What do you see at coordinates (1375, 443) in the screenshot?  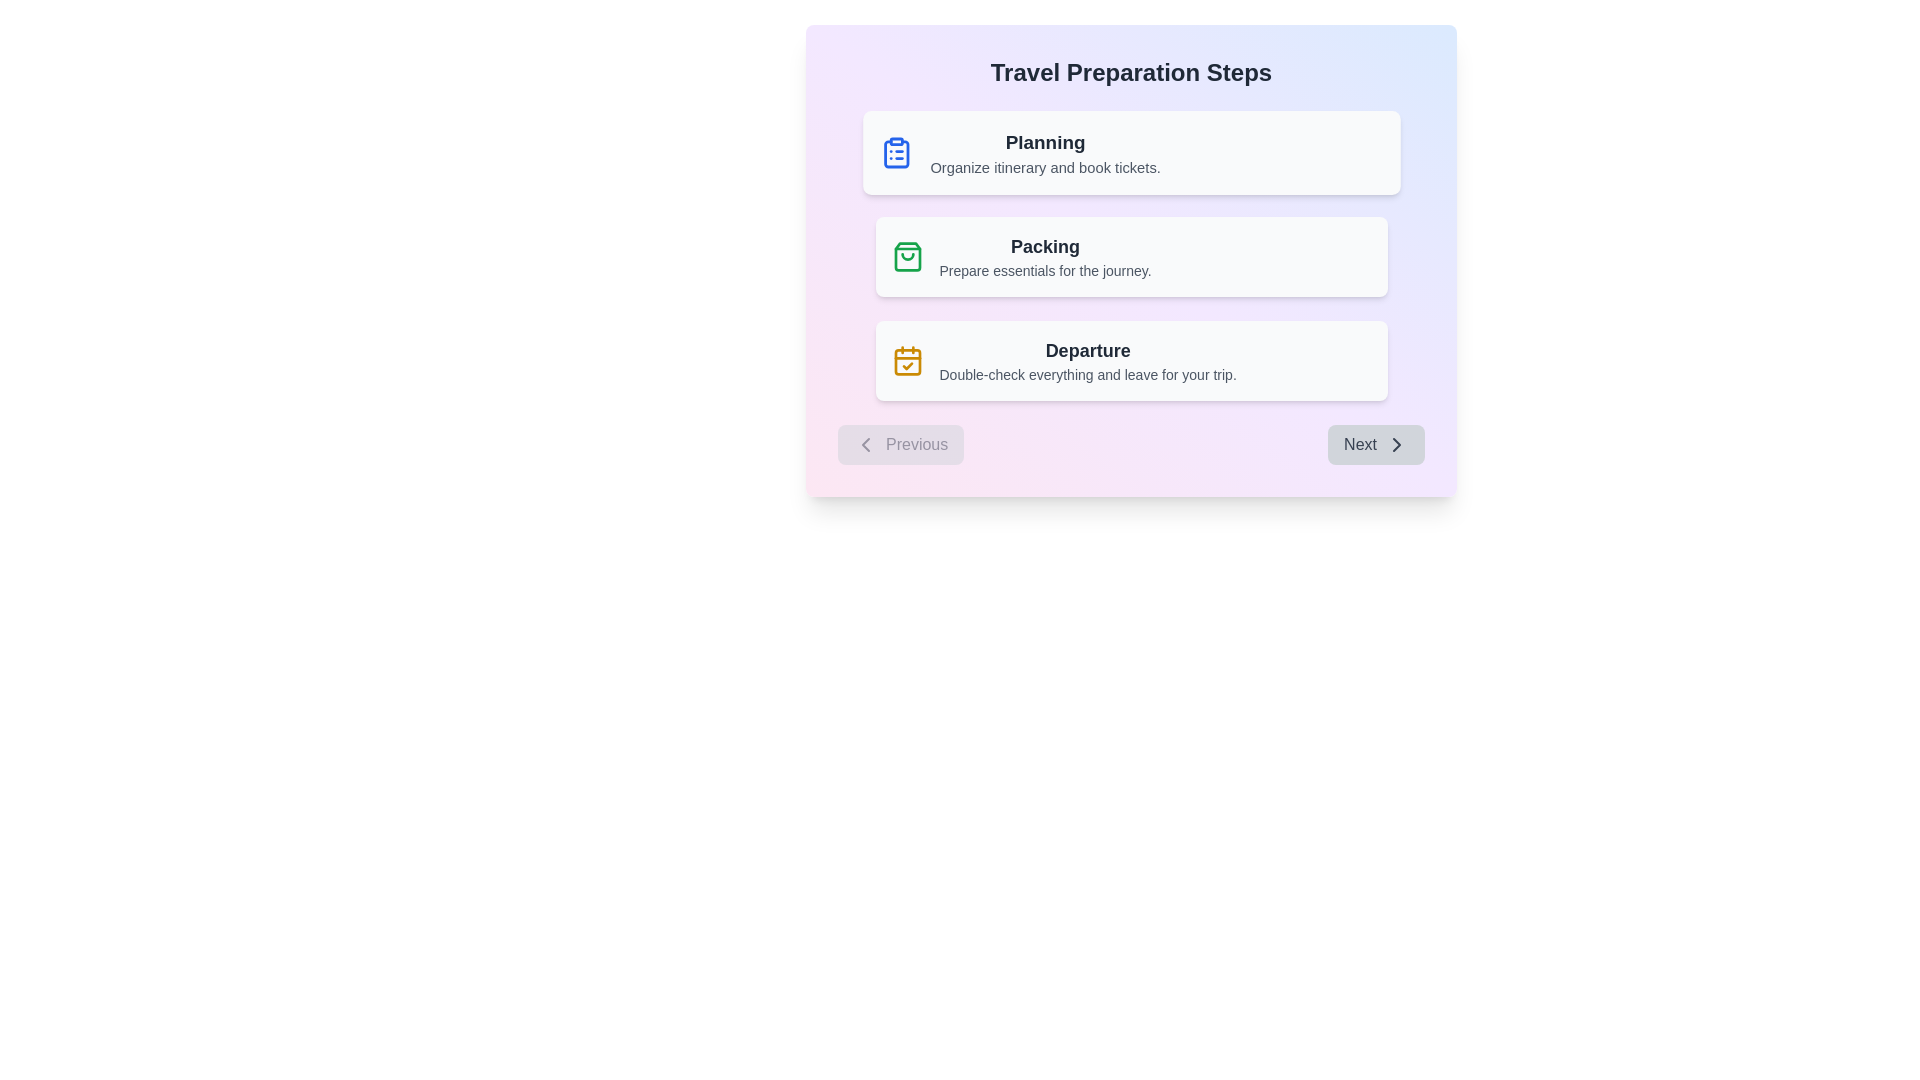 I see `the 'Next' button located at the bottom-right corner of the card` at bounding box center [1375, 443].